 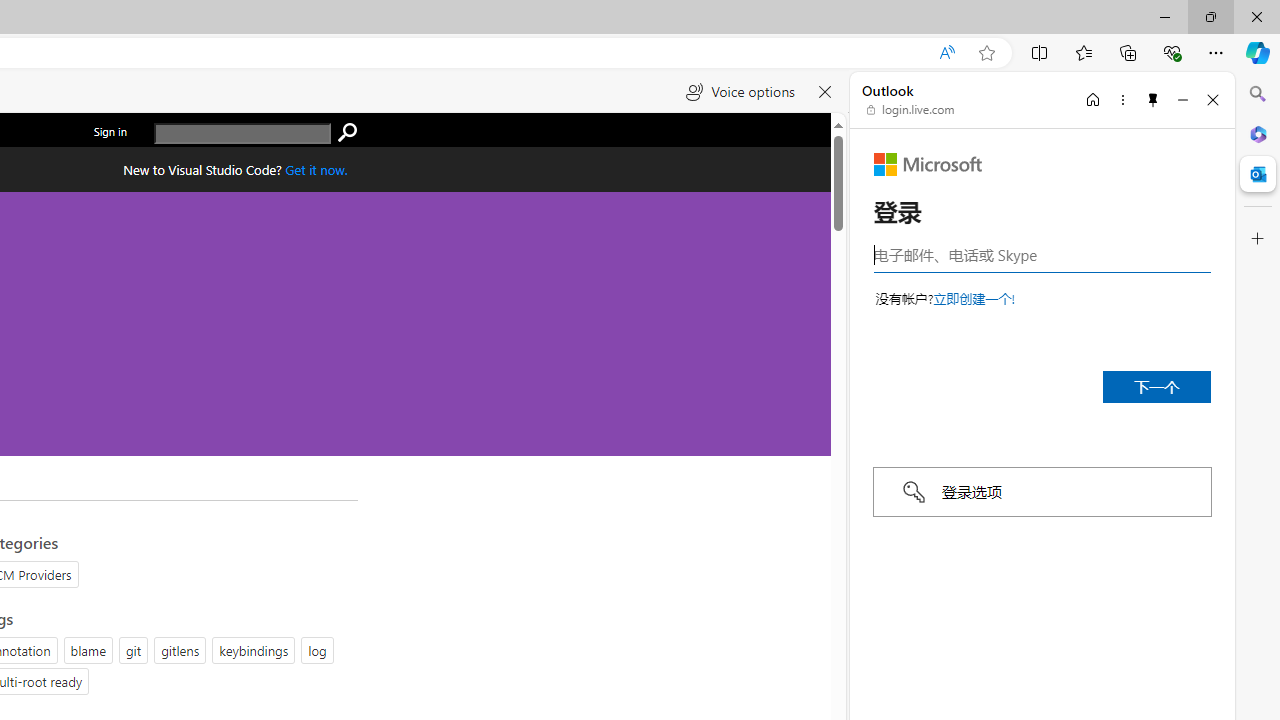 What do you see at coordinates (910, 110) in the screenshot?
I see `'login.live.com'` at bounding box center [910, 110].